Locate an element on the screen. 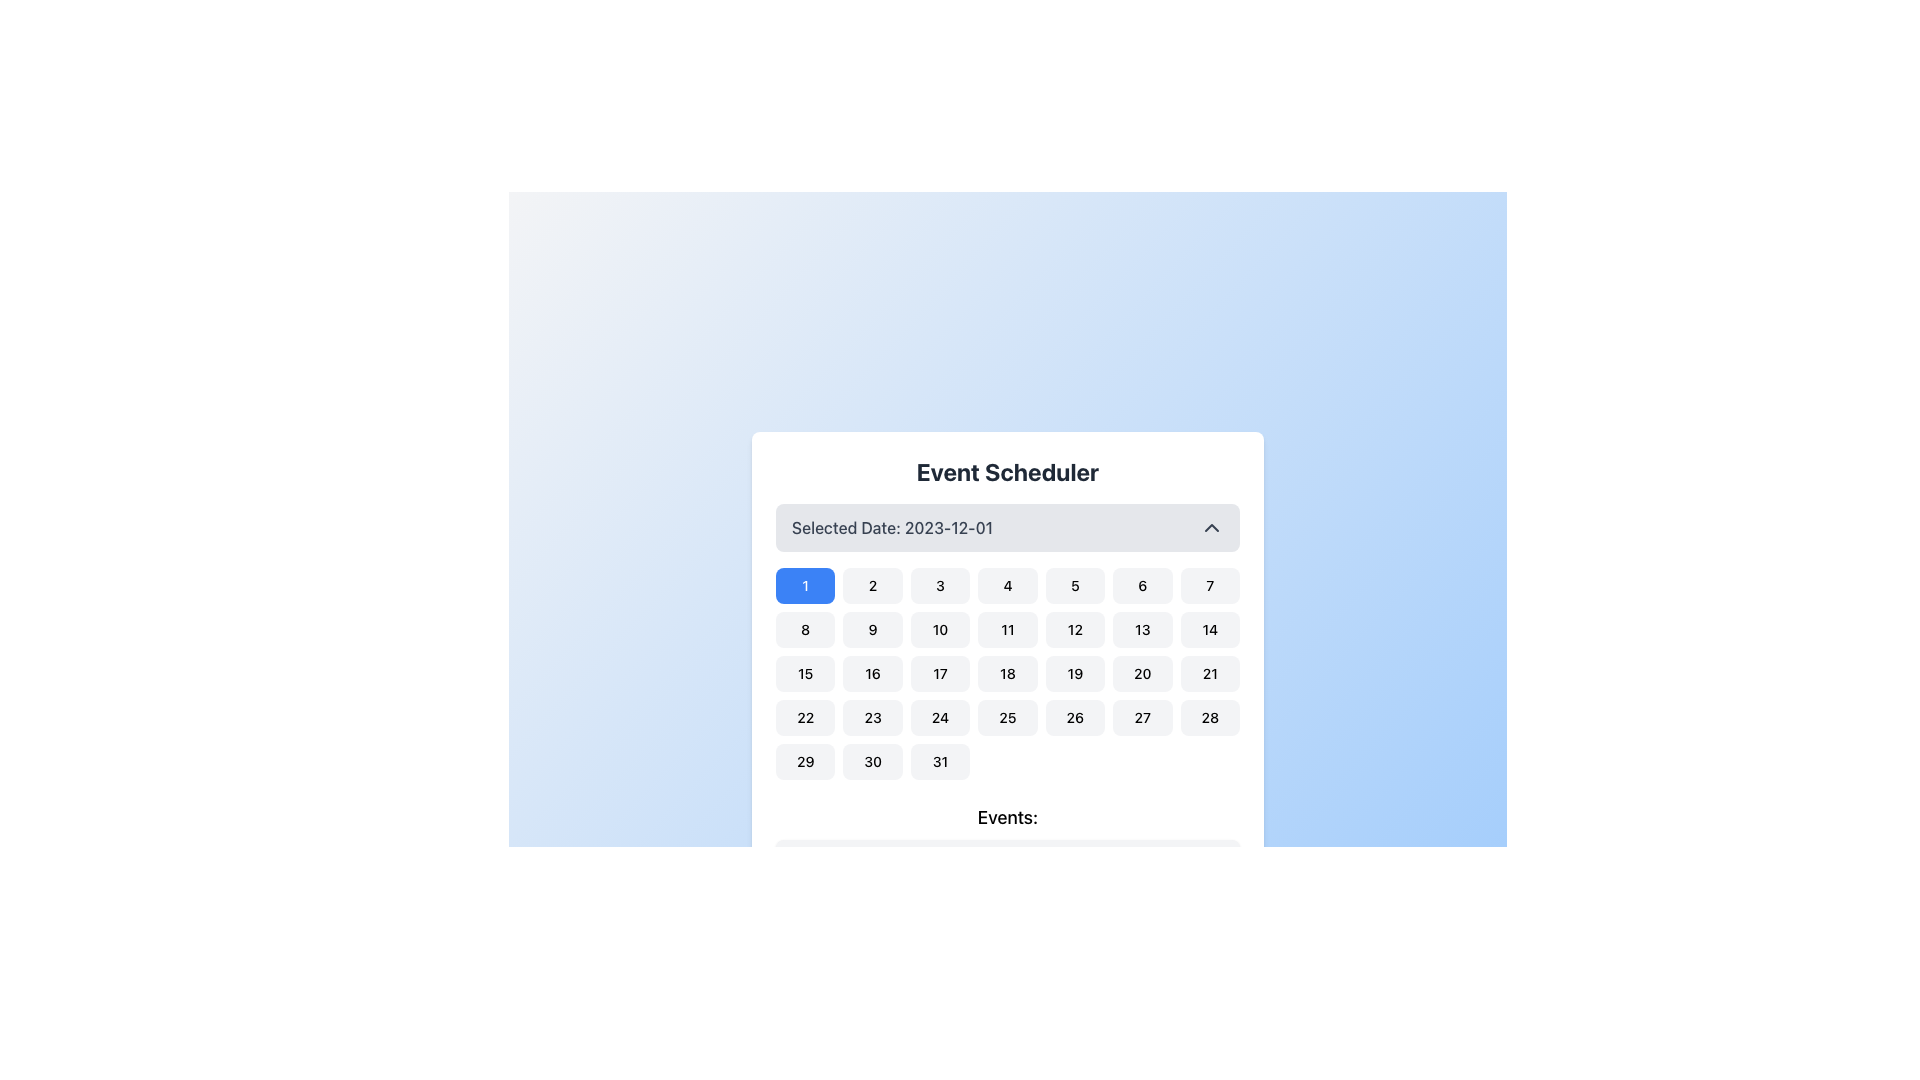 The image size is (1920, 1080). the specific day button in the calendar grid located in the fourth row and fourth column is located at coordinates (1008, 716).